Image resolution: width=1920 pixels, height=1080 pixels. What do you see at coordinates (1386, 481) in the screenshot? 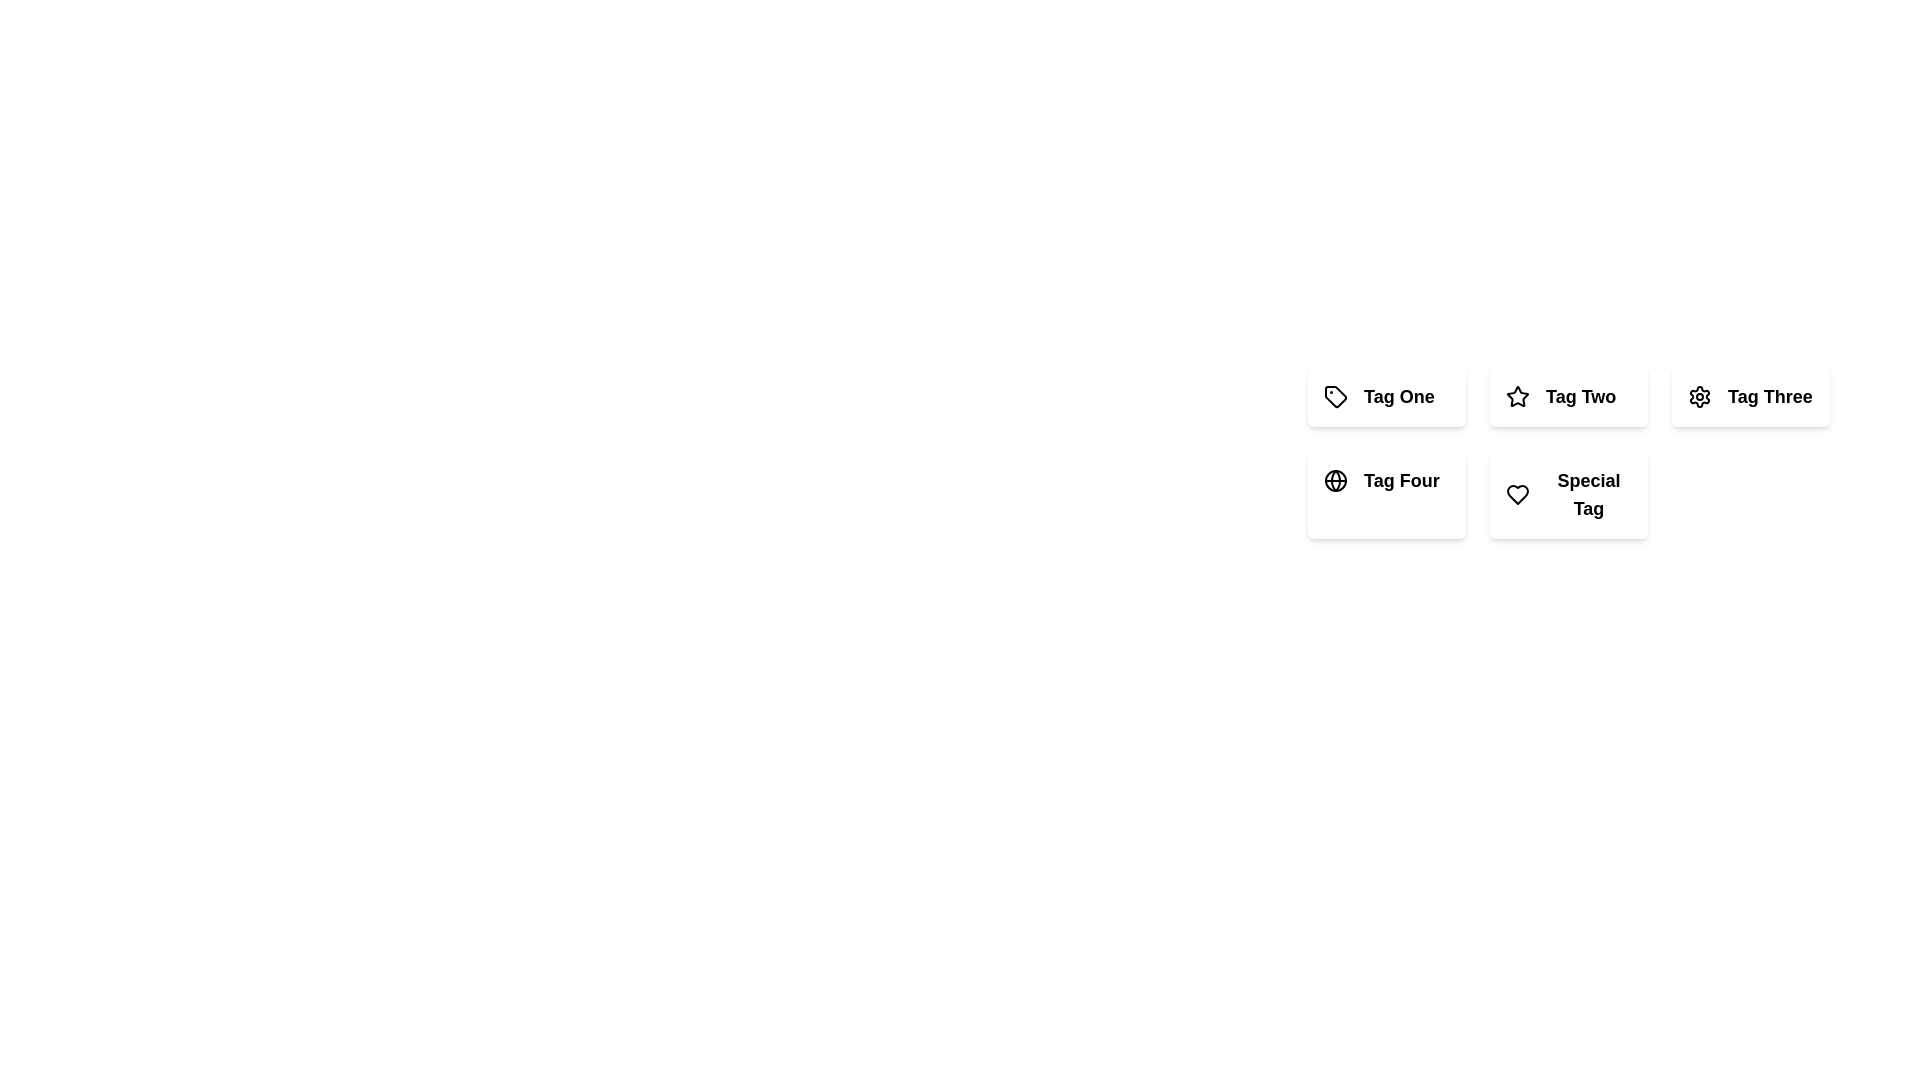
I see `the 'Tag Four' button, which features a globe icon and is located in the bottom-left card of a 2x3 grid of buttons` at bounding box center [1386, 481].